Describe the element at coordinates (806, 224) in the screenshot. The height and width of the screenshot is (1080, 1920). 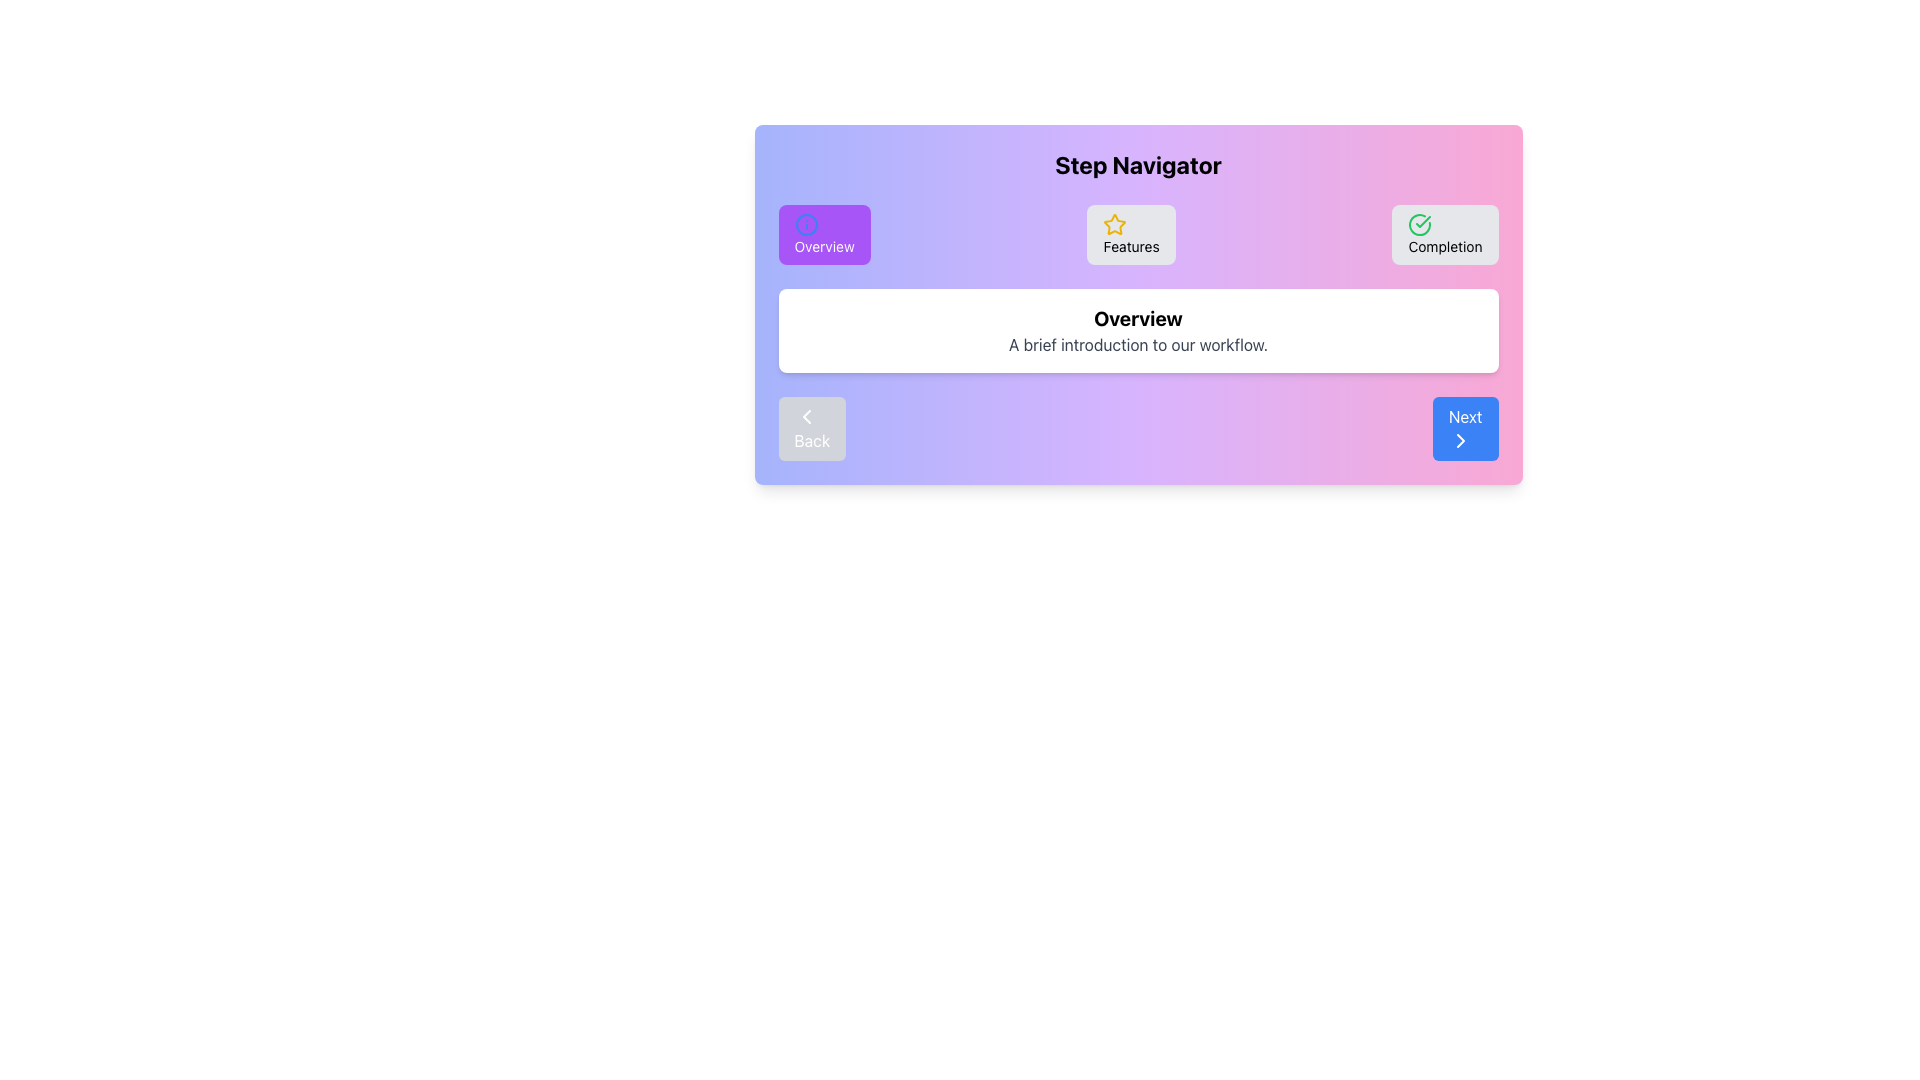
I see `the circular icon with a blue outline and transparent fill, located inside the purple 'Overview' button` at that location.